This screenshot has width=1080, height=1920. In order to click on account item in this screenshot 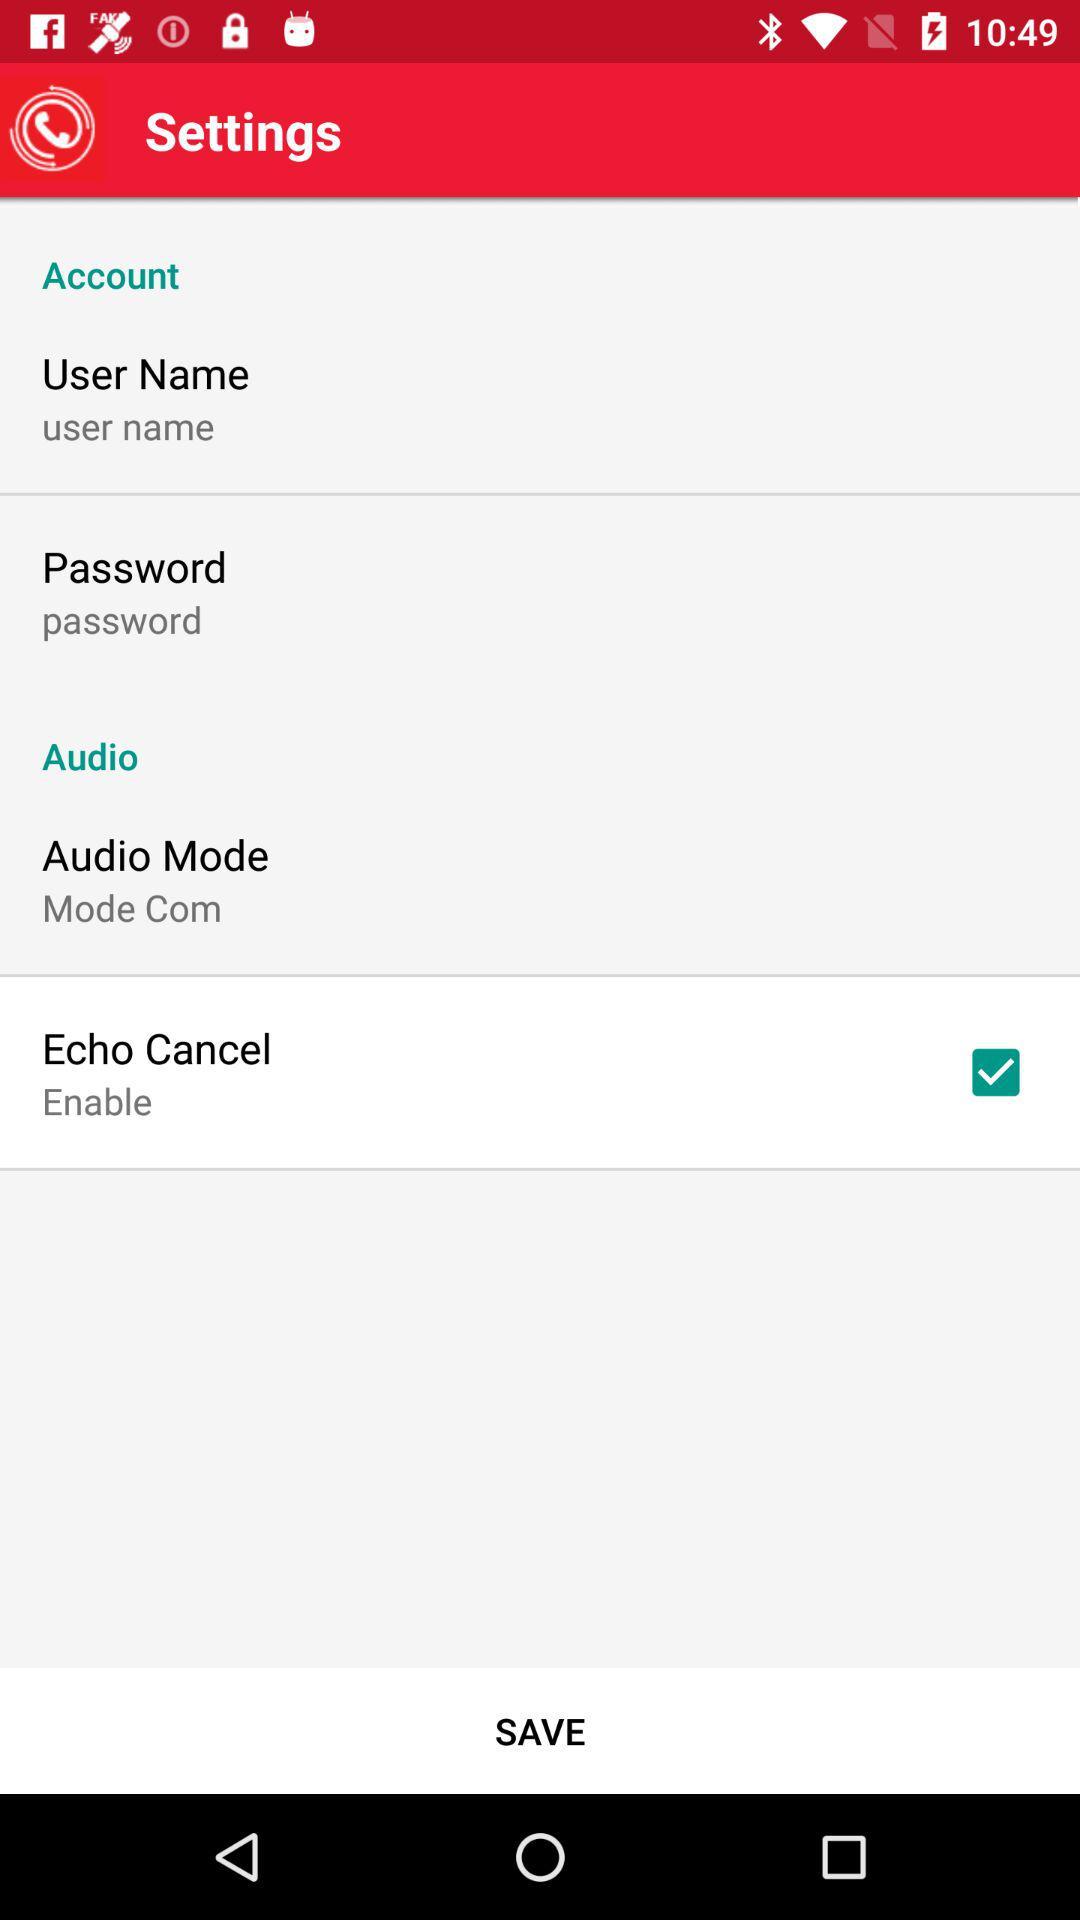, I will do `click(540, 252)`.